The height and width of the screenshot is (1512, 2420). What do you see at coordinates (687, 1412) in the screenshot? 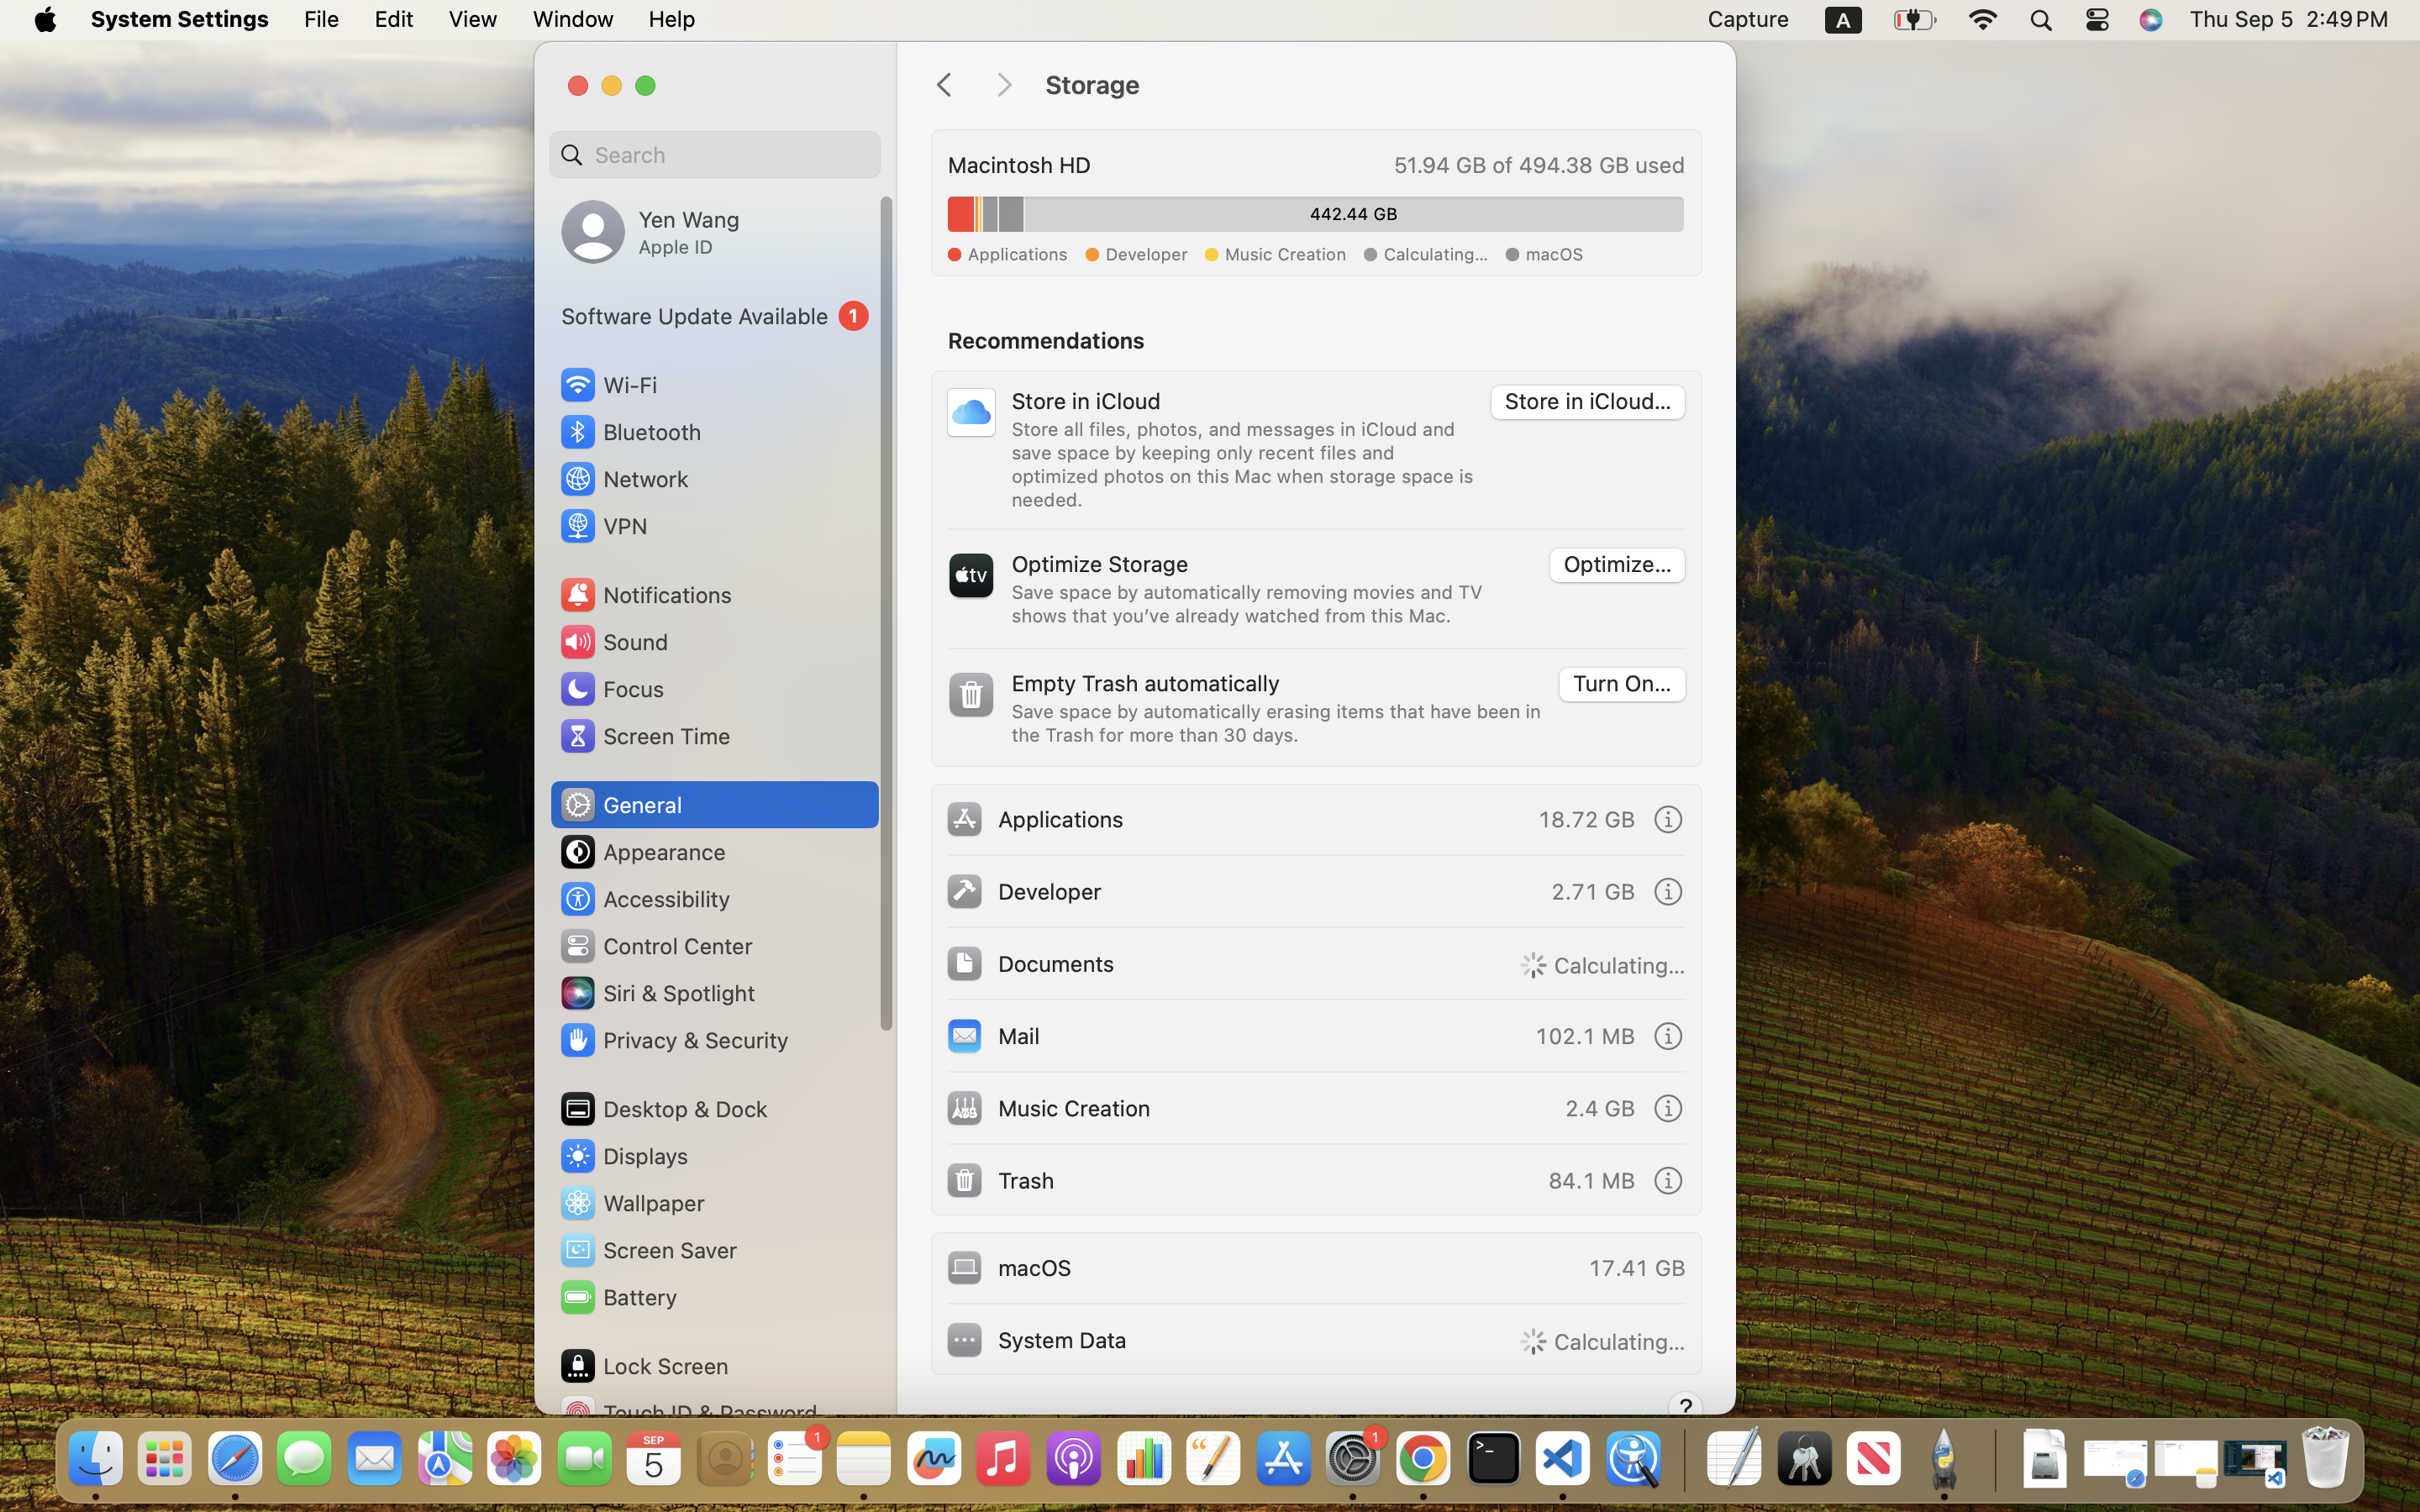
I see `'Touch ID & Password'` at bounding box center [687, 1412].